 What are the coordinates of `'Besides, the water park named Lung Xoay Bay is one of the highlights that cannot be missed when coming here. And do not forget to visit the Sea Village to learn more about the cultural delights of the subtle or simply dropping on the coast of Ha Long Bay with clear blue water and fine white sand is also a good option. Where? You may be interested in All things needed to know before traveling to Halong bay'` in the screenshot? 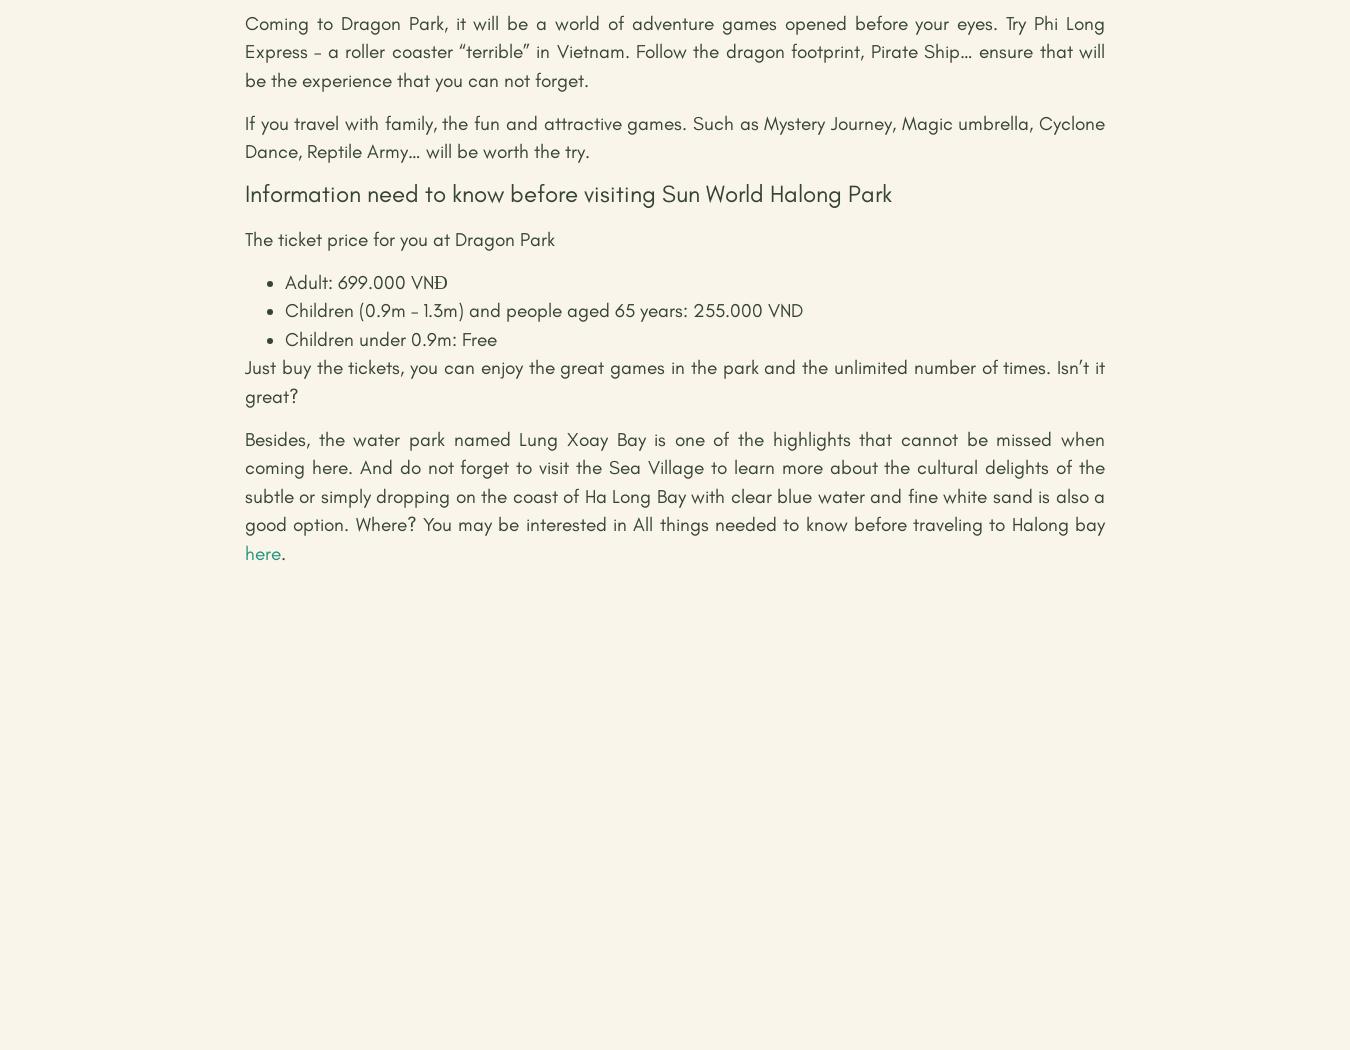 It's located at (675, 481).